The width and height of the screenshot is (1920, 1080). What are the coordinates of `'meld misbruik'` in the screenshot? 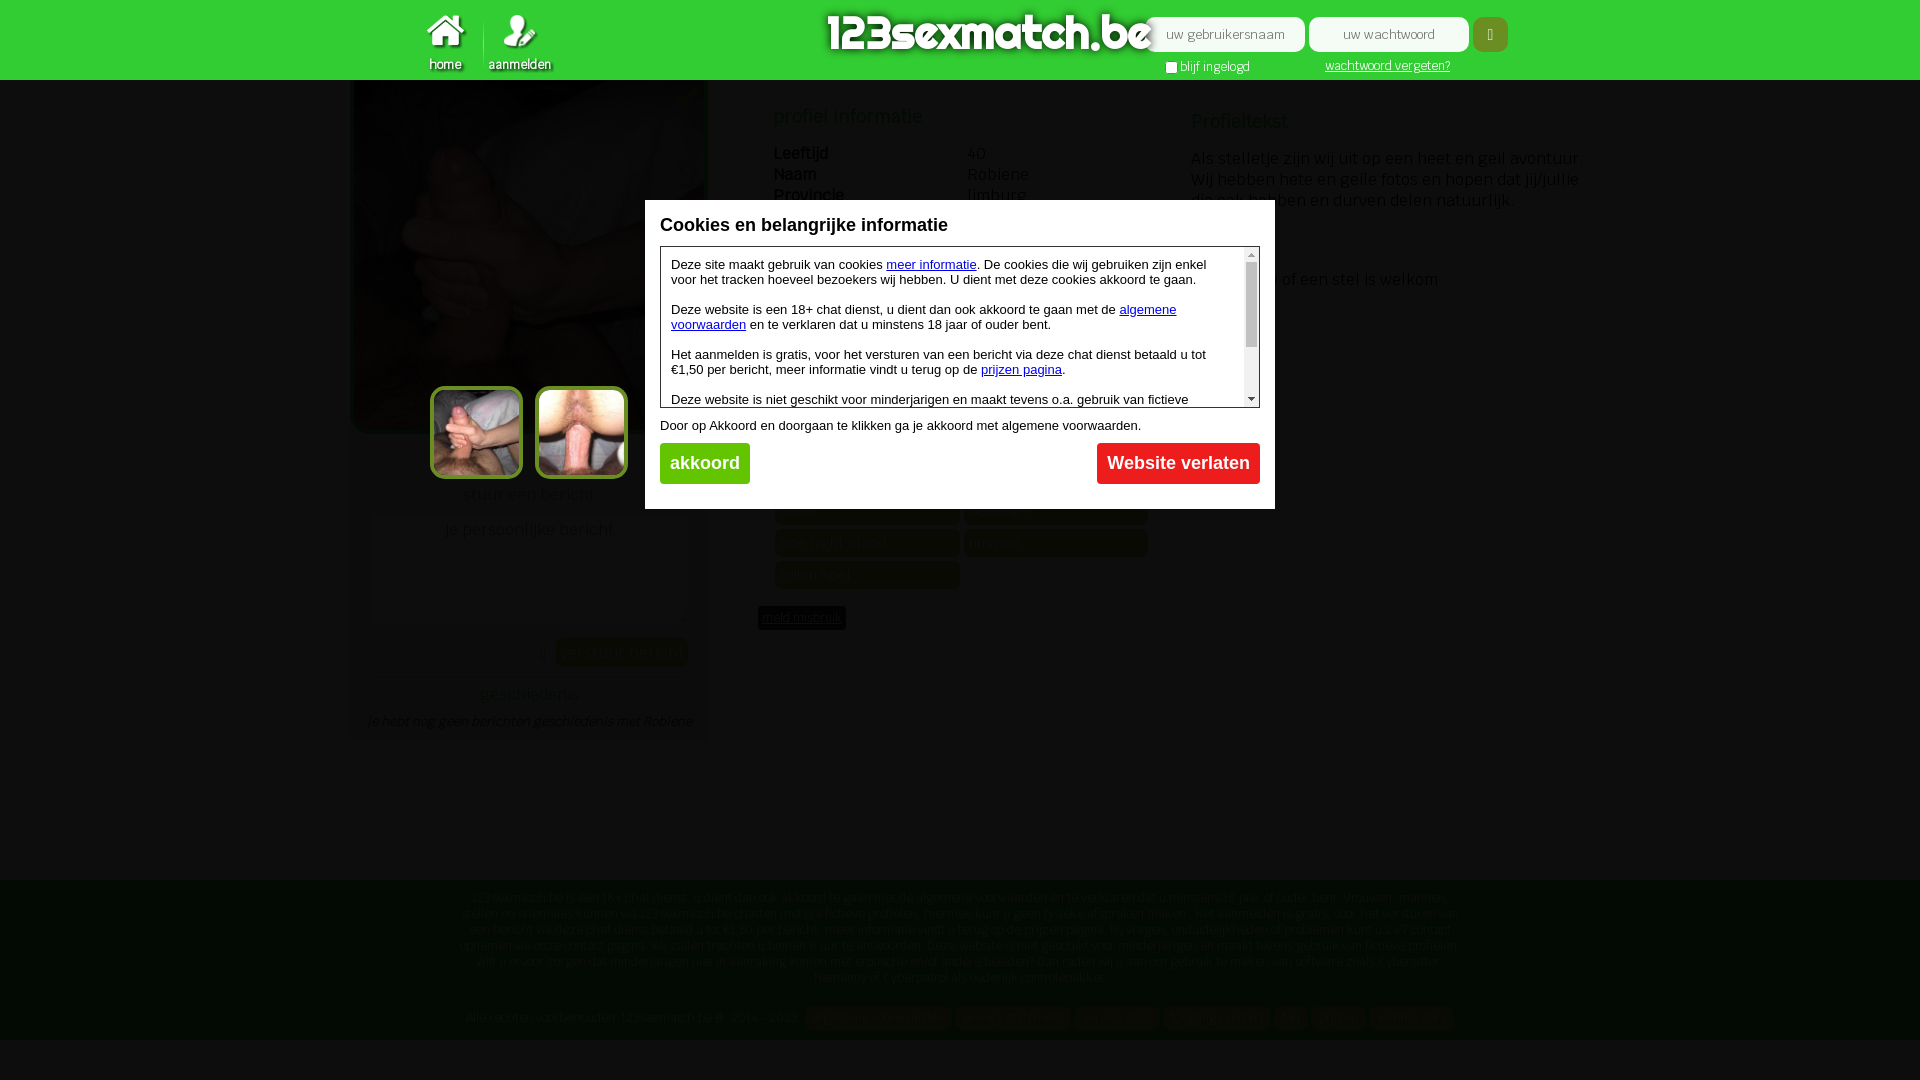 It's located at (801, 616).